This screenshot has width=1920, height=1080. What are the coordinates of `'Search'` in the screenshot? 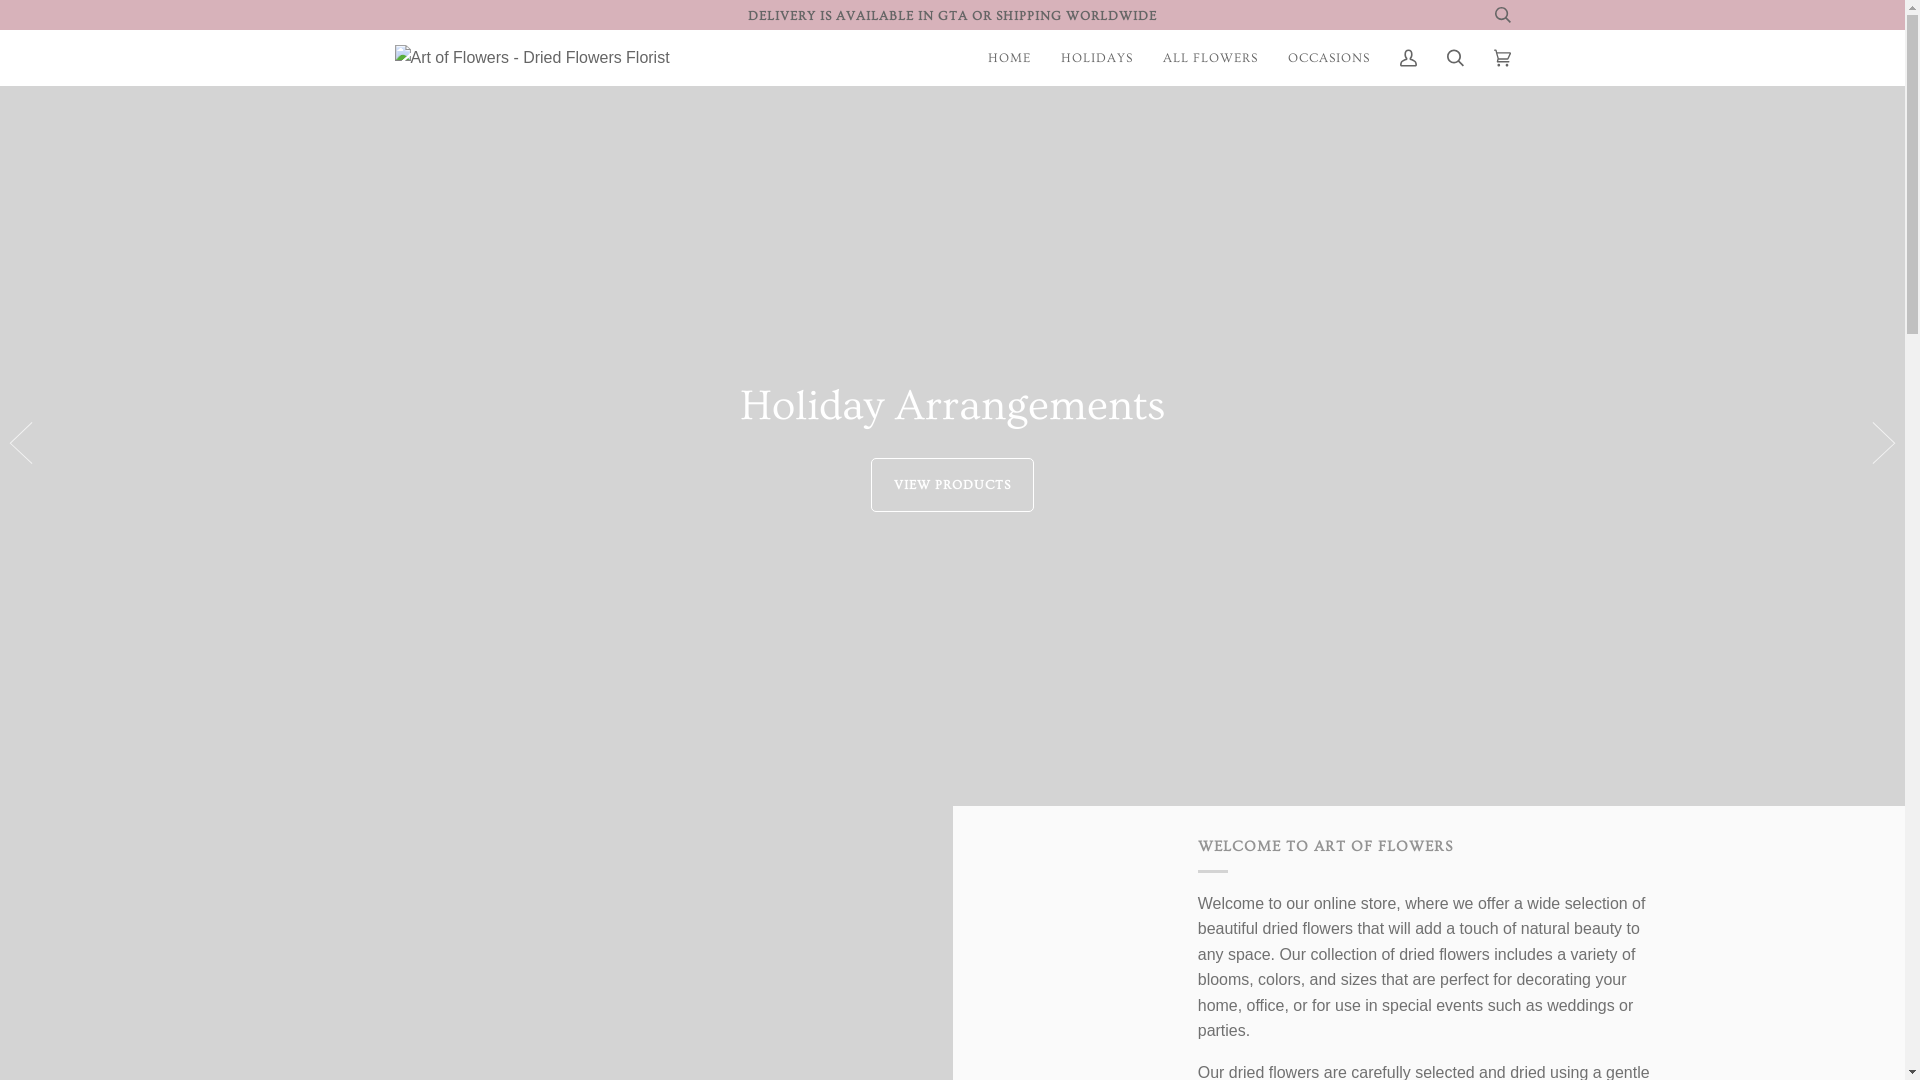 It's located at (1455, 56).